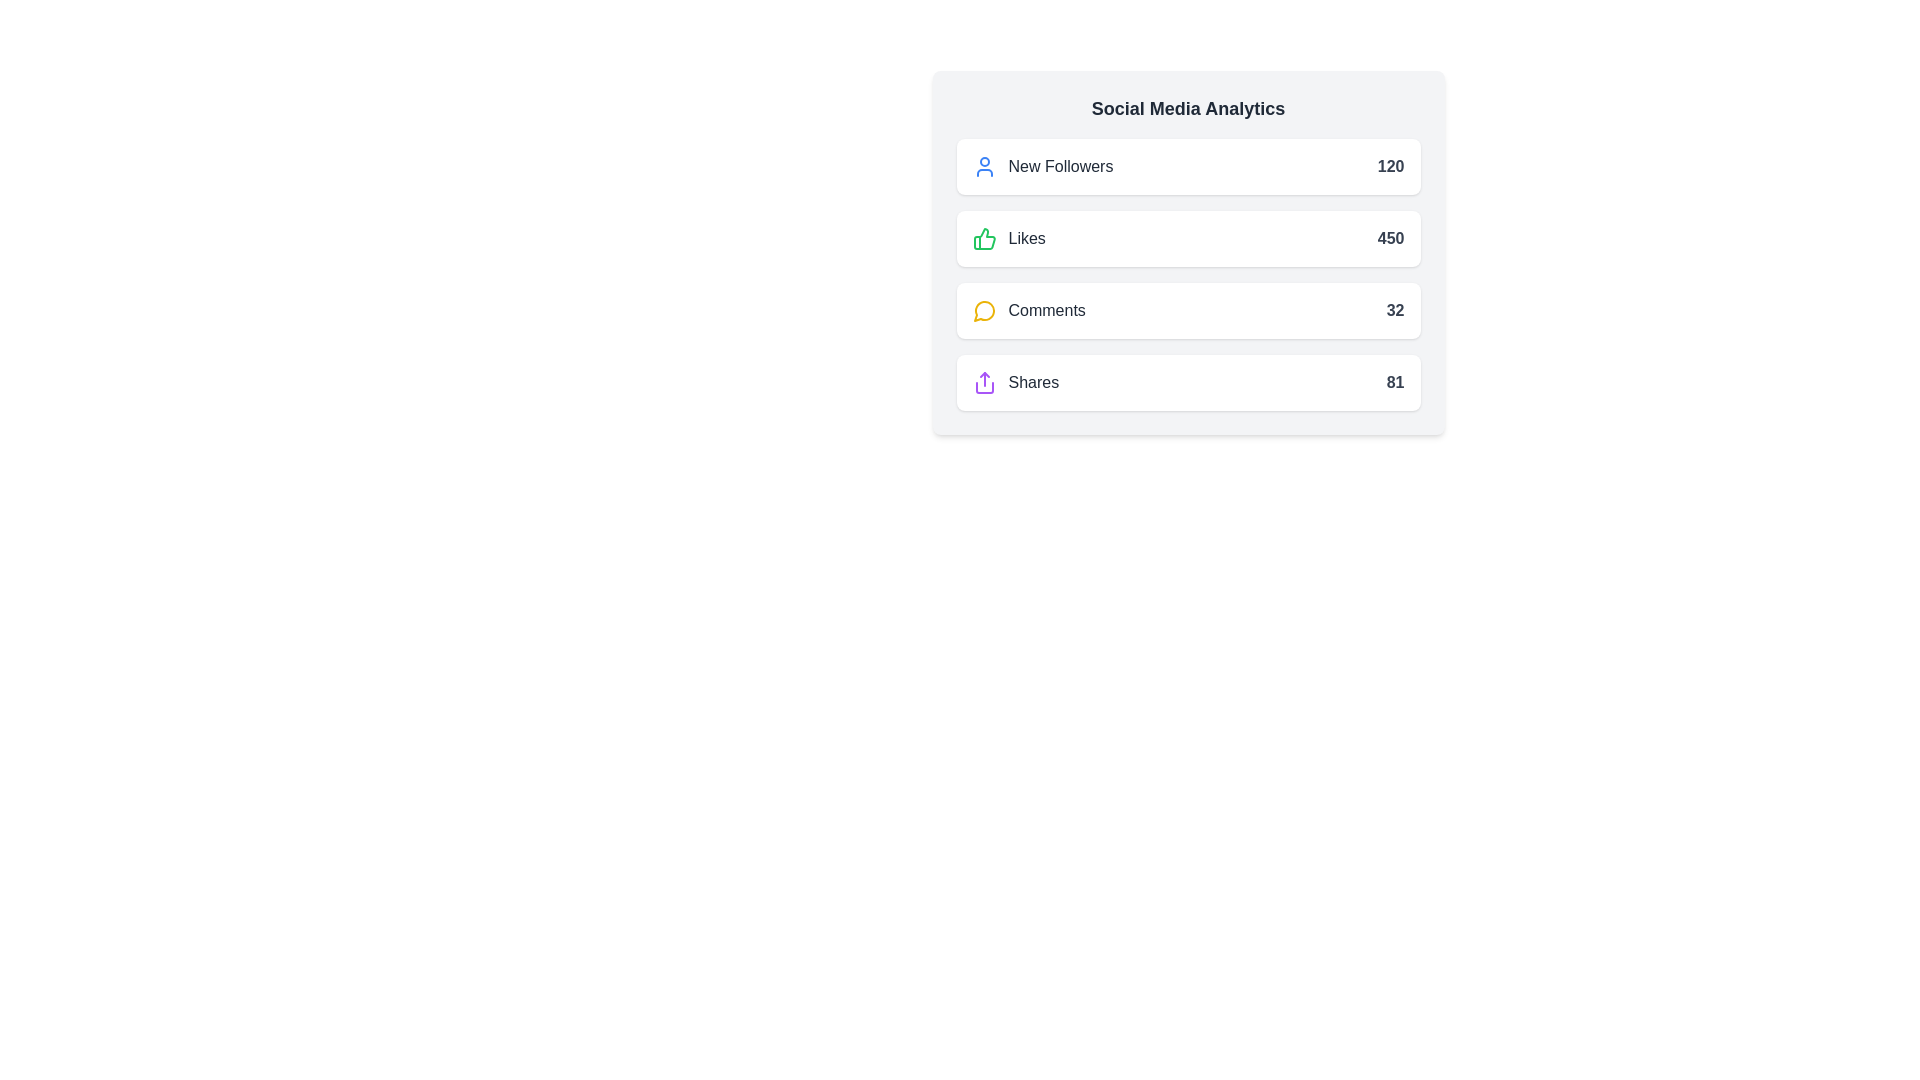 This screenshot has height=1080, width=1920. Describe the element at coordinates (984, 238) in the screenshot. I see `the green thumbs-up icon located to the left of the 'Likes' text label in the second row of the list` at that location.